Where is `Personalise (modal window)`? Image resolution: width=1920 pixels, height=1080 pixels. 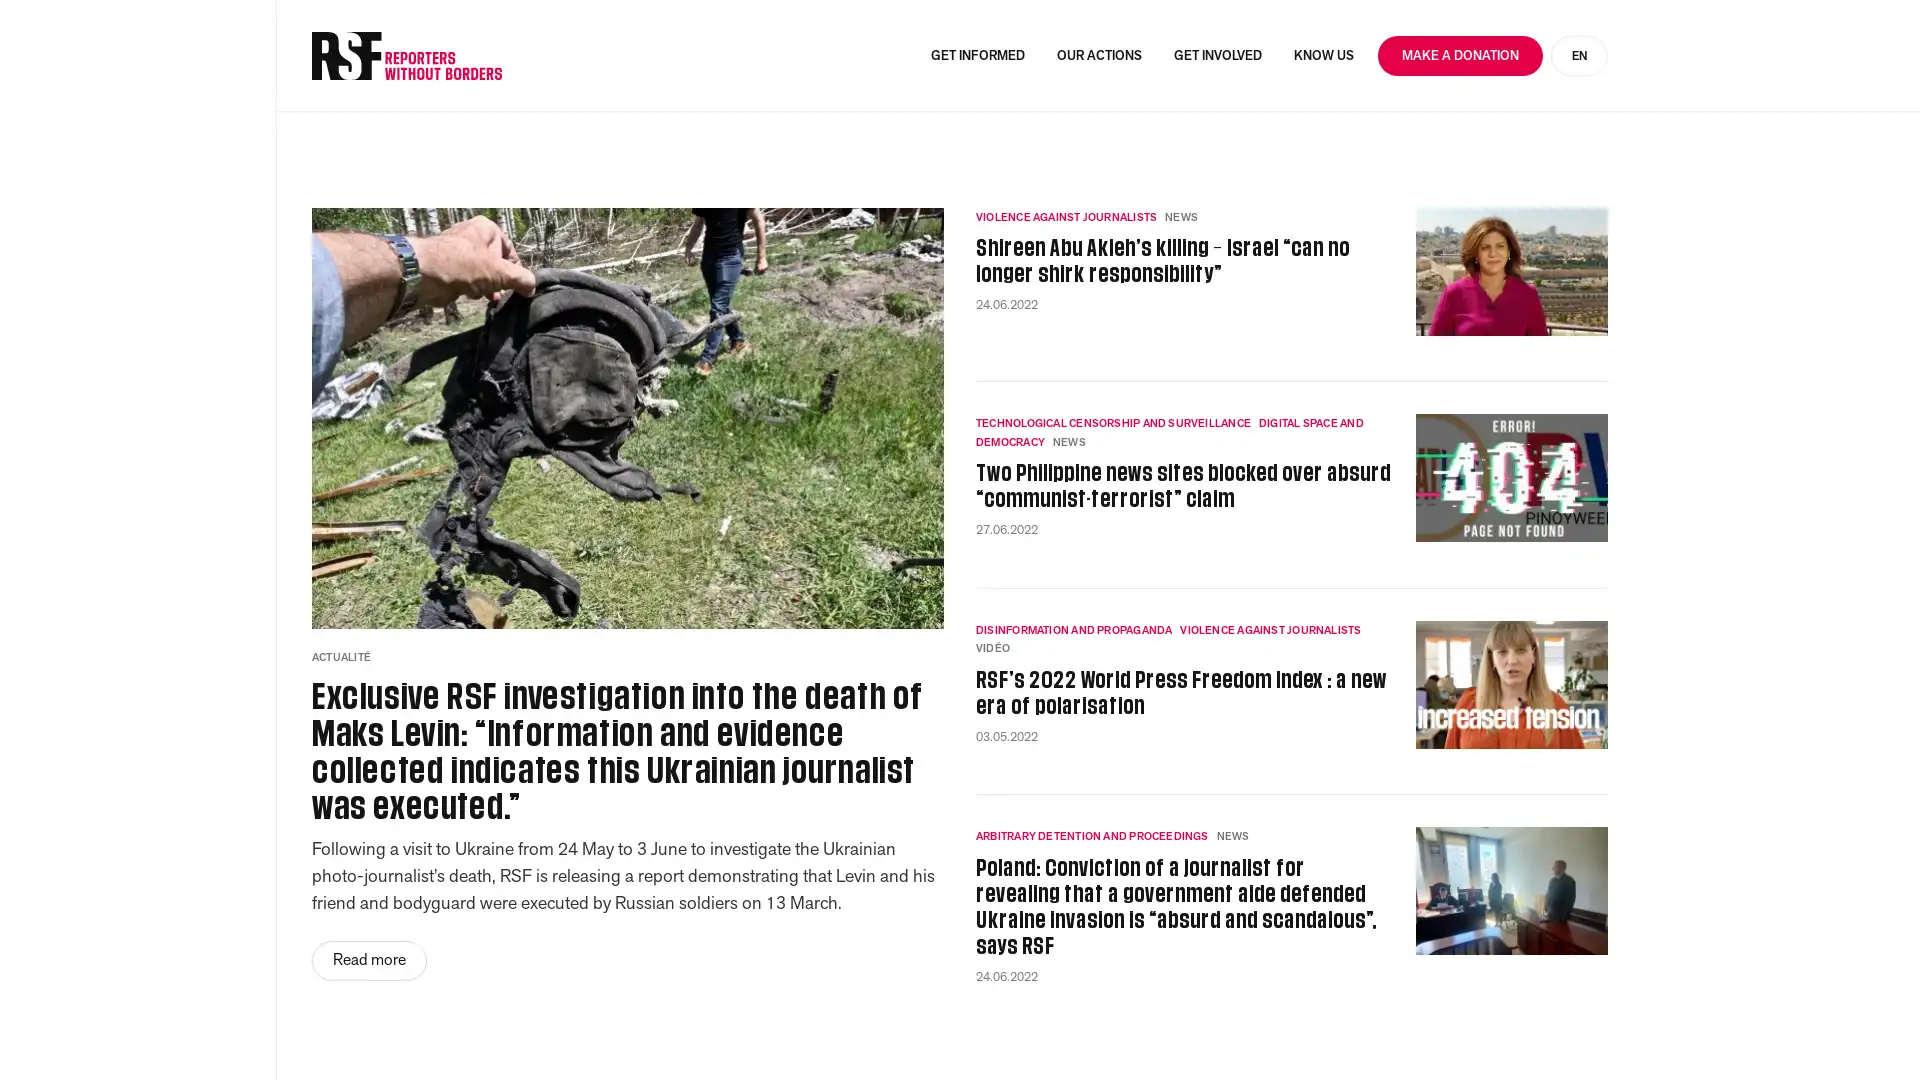 Personalise (modal window) is located at coordinates (1614, 1028).